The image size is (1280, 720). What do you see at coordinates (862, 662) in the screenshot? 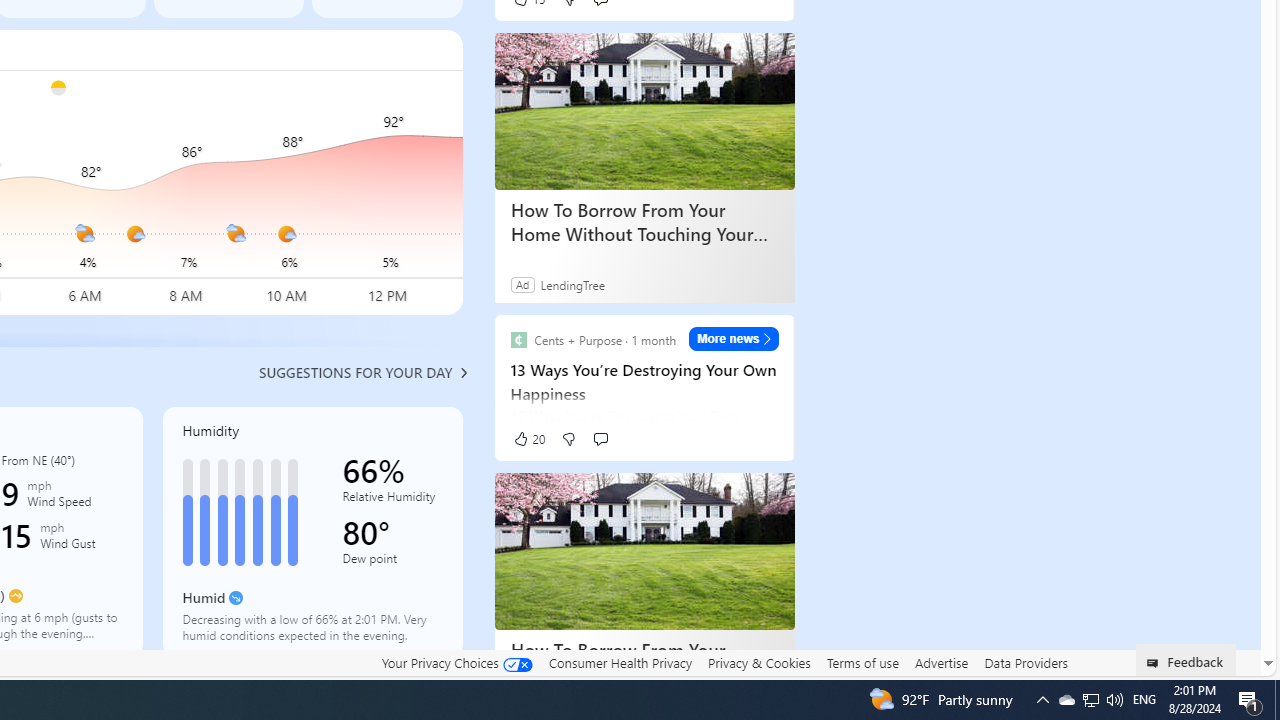
I see `'Terms of use'` at bounding box center [862, 662].